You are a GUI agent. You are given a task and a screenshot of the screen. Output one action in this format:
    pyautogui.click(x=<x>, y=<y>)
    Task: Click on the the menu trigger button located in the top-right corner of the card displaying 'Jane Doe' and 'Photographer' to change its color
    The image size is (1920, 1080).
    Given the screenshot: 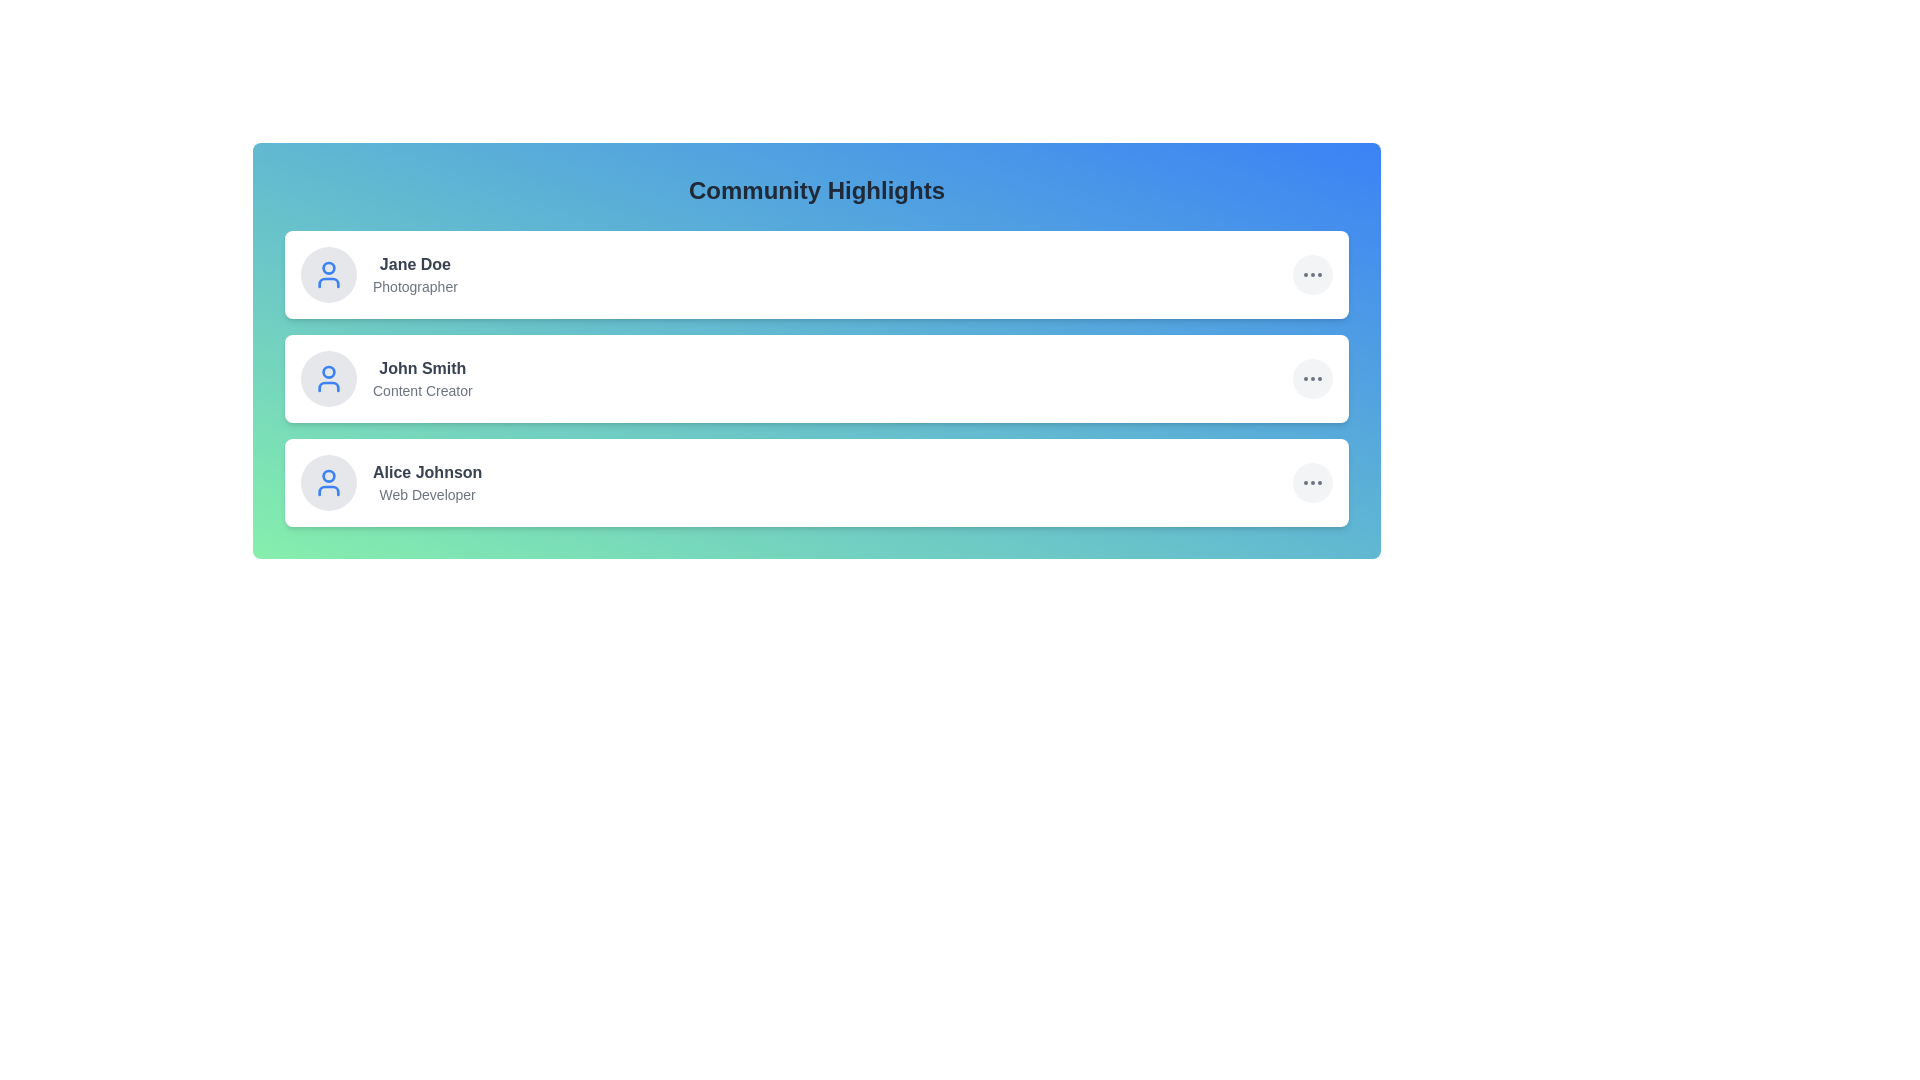 What is the action you would take?
    pyautogui.click(x=1313, y=274)
    